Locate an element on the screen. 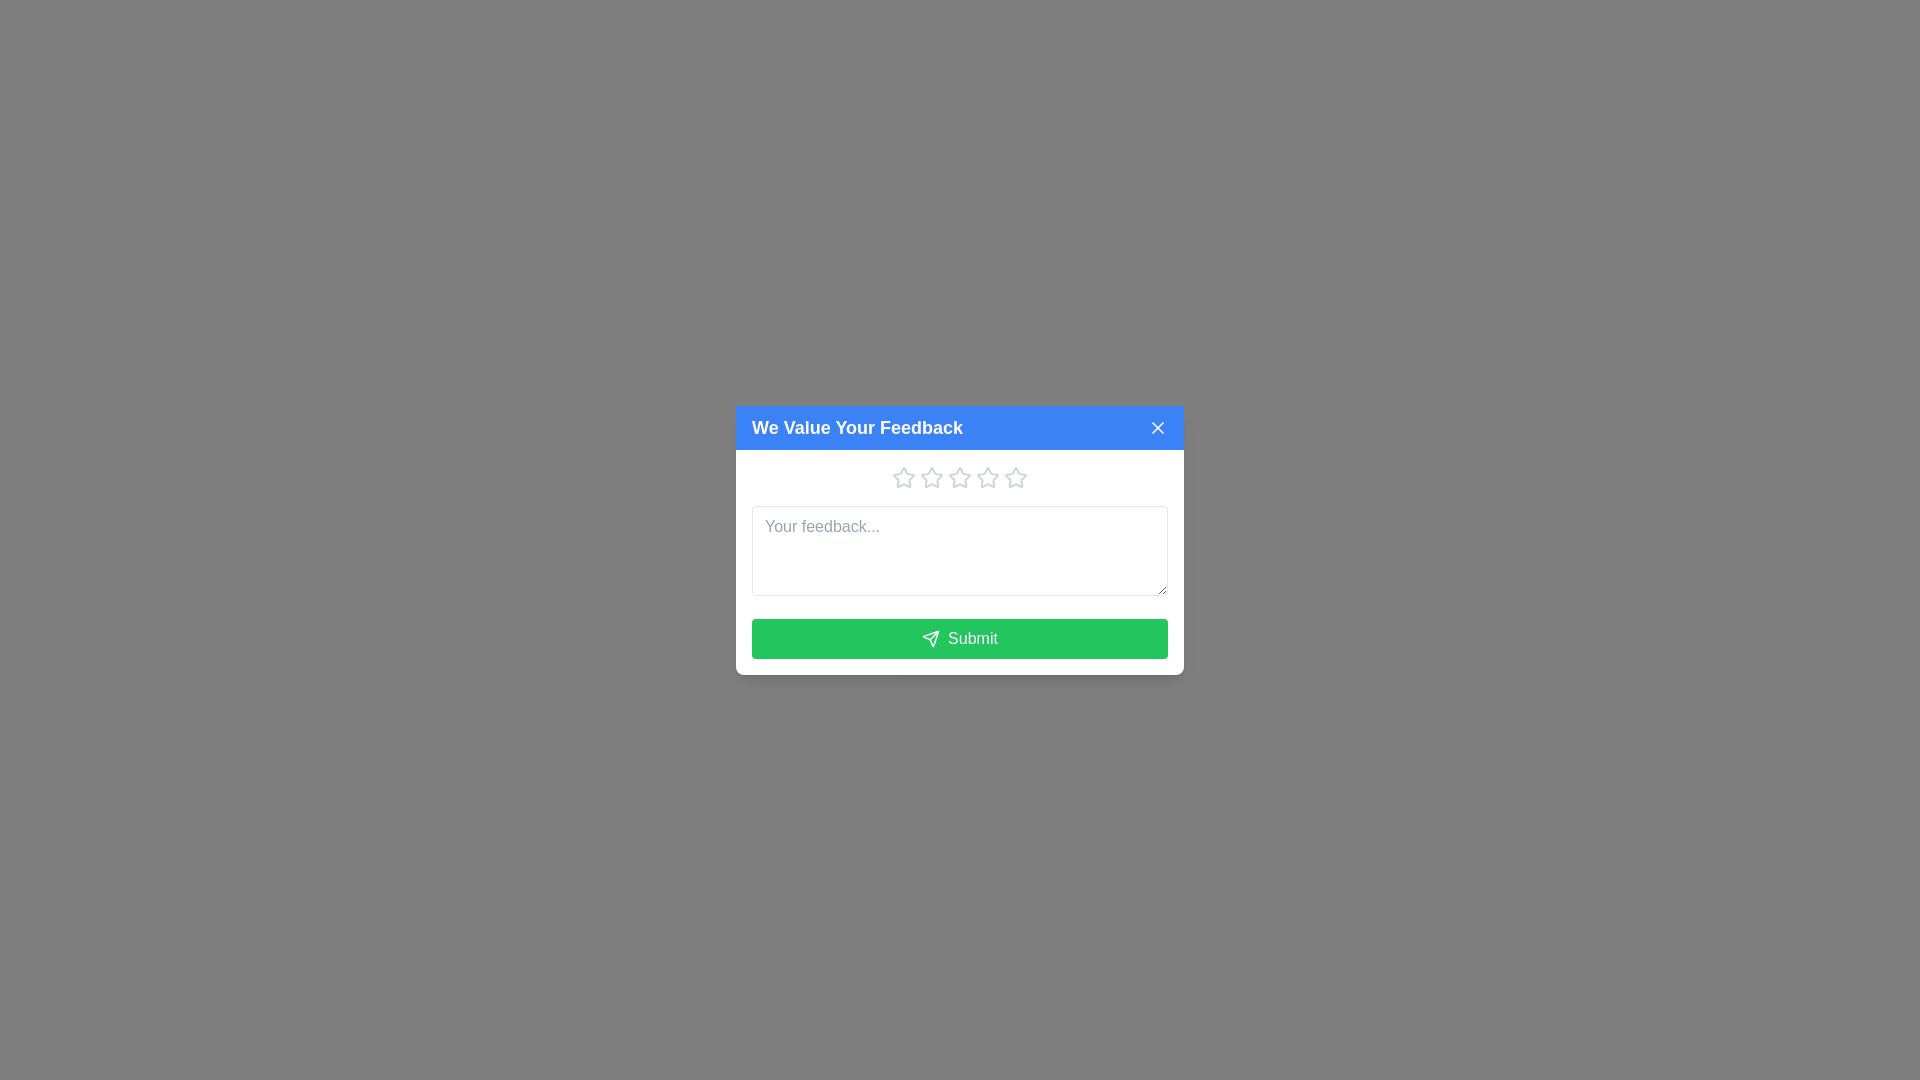  the second star icon in the horizontal sequence of five stars in the feedback modal to trigger a visual or functional response is located at coordinates (930, 477).